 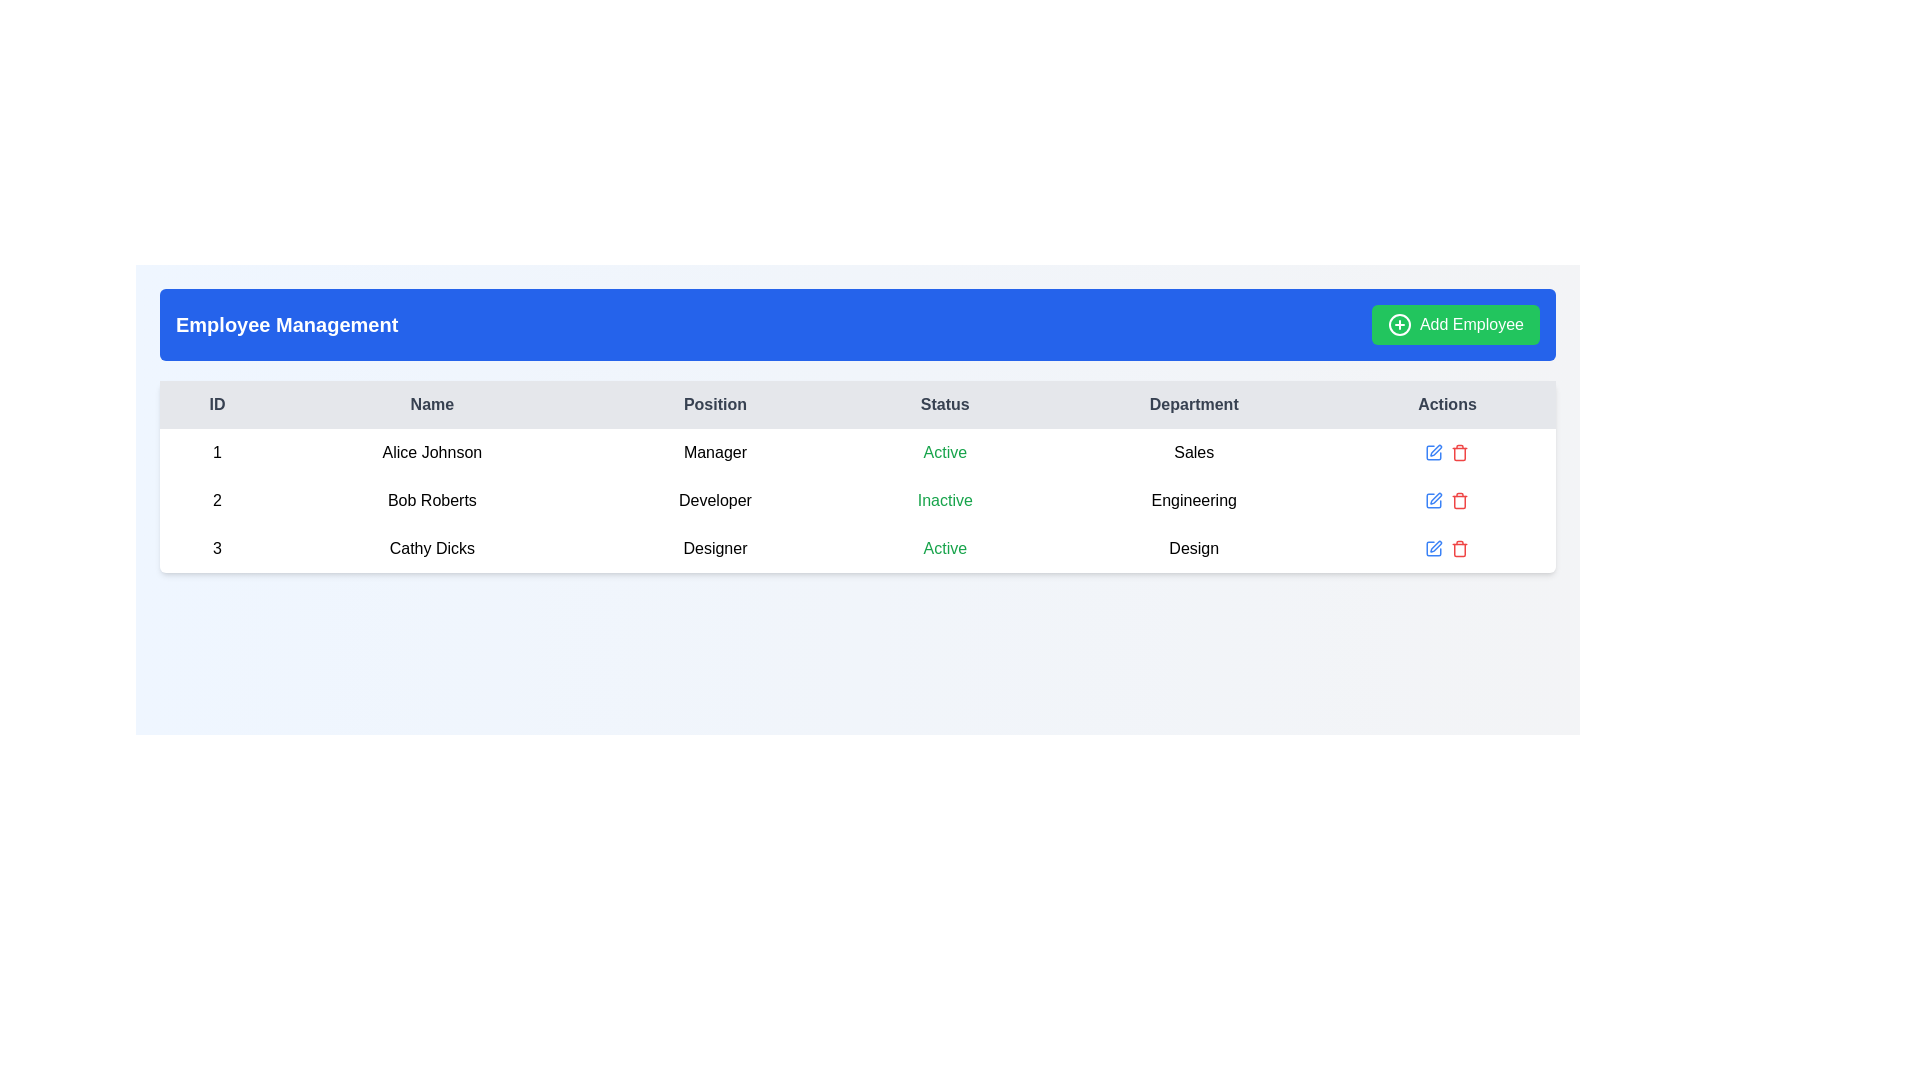 What do you see at coordinates (217, 500) in the screenshot?
I see `the Text label representing the unique identifier for Bob Roberts, located in the second row of the table under the 'ID' column` at bounding box center [217, 500].